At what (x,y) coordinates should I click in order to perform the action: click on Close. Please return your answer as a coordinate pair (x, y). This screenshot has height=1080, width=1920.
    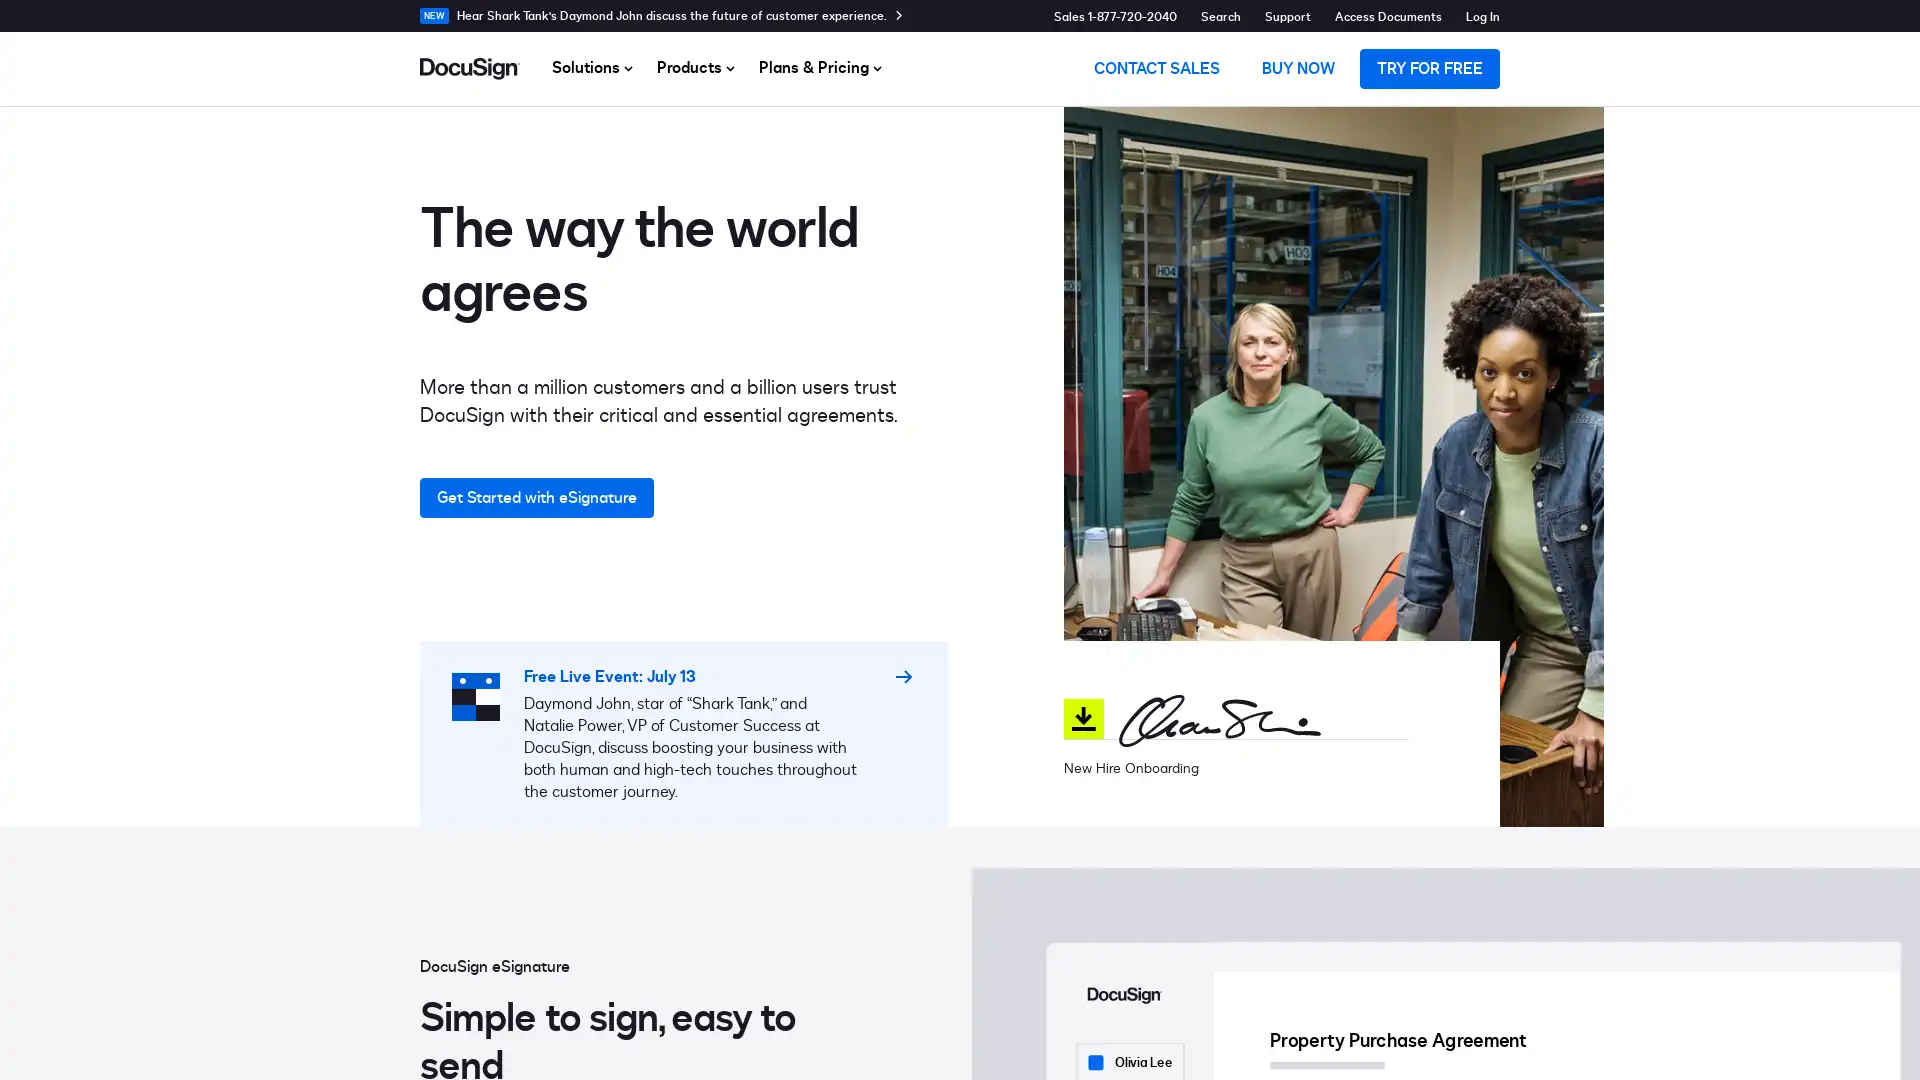
    Looking at the image, I should click on (1886, 1034).